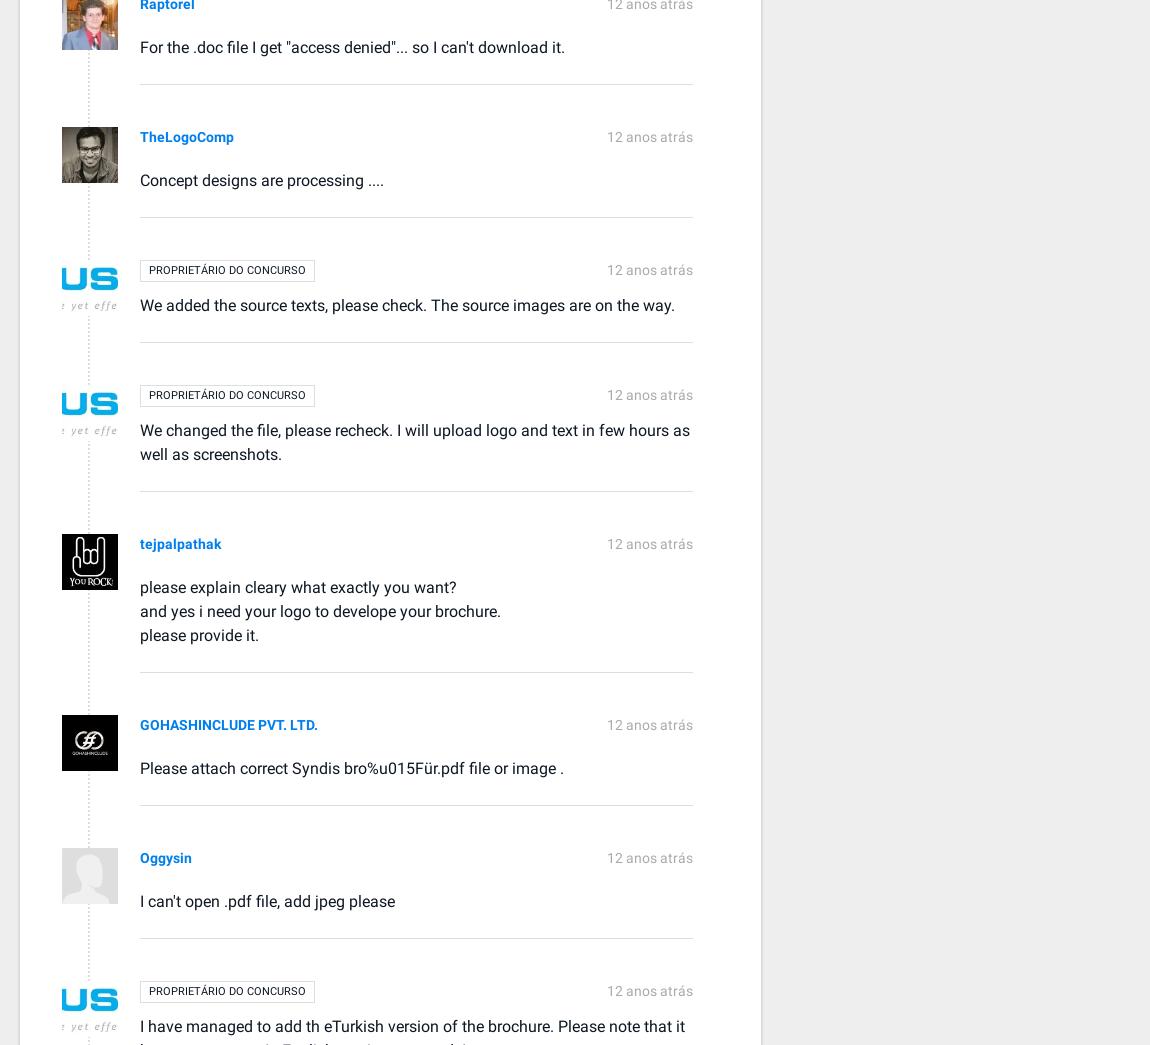  I want to click on 'TheLogoComp', so click(185, 134).